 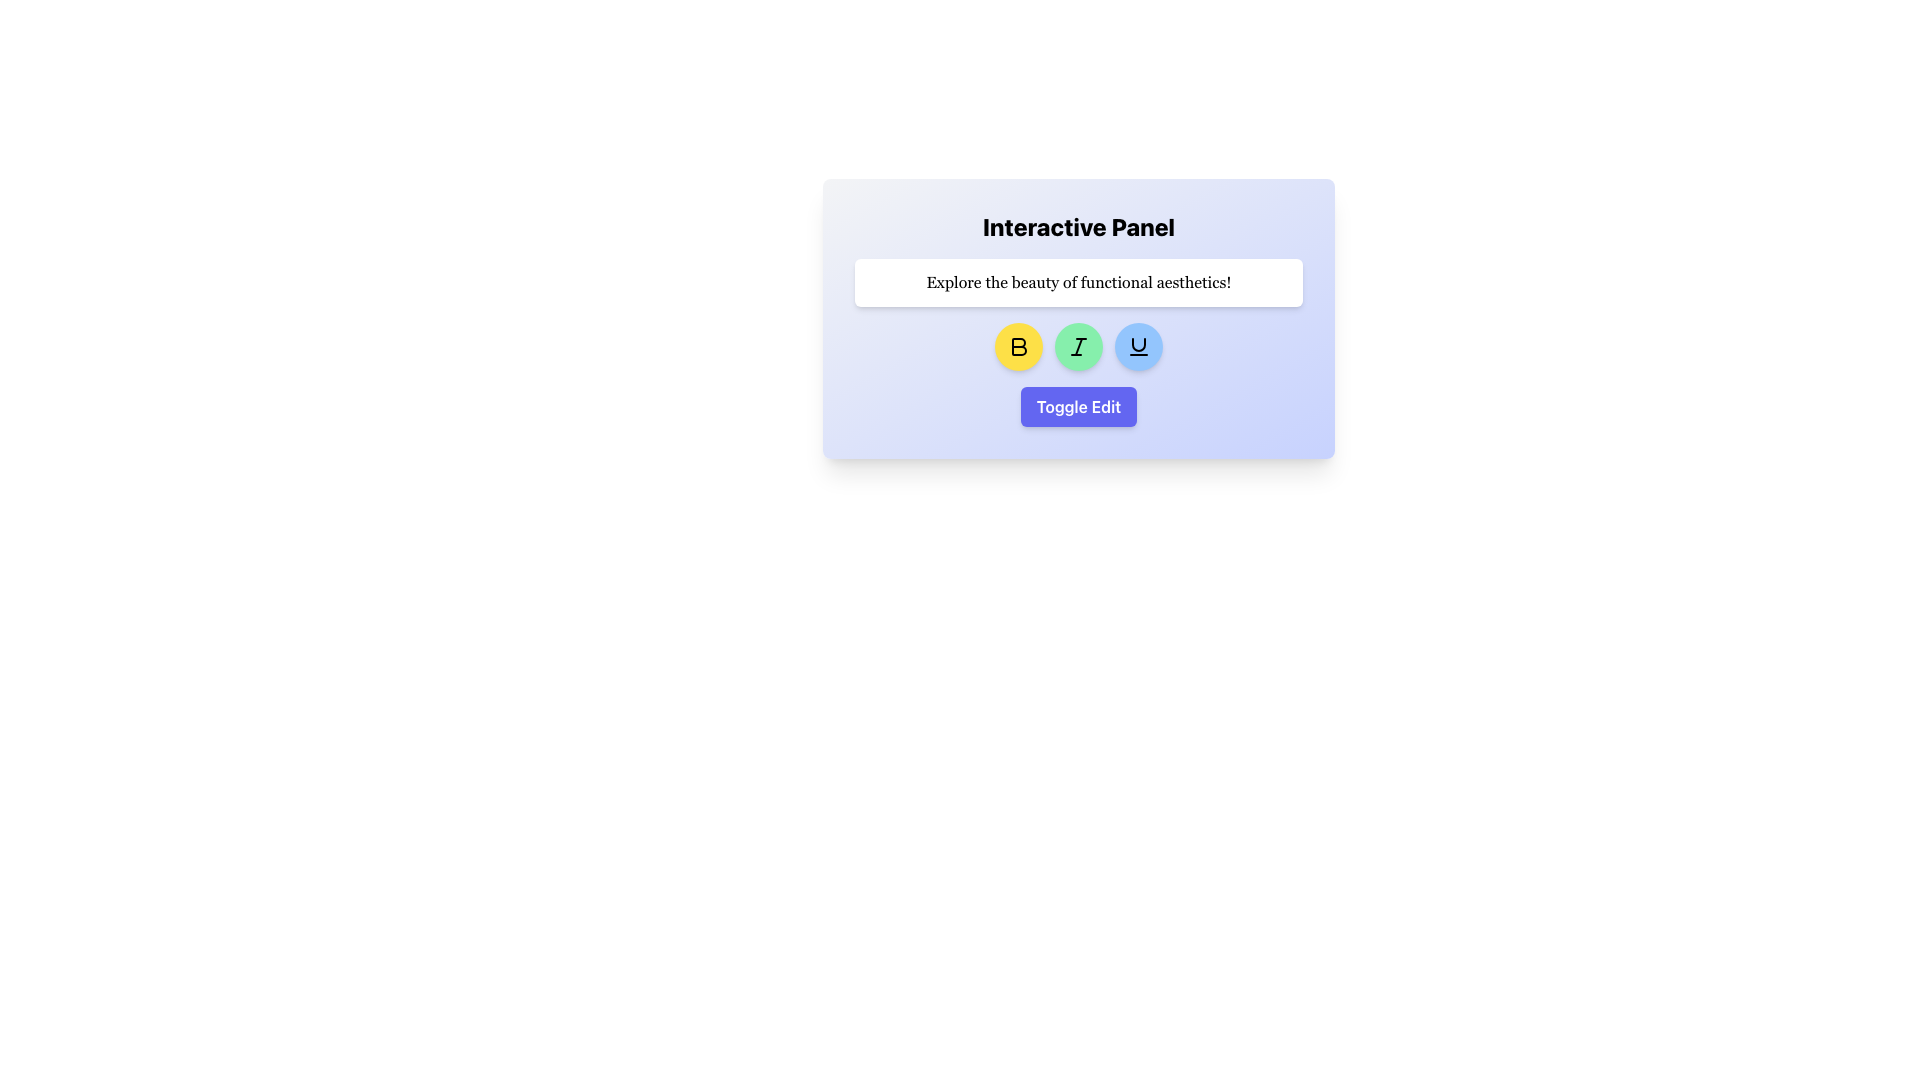 I want to click on the circular green button with an italicized 'I' symbol for keyboard interactions, located beneath the text 'Explore the beauty of functional aesthetics!', so click(x=1078, y=346).